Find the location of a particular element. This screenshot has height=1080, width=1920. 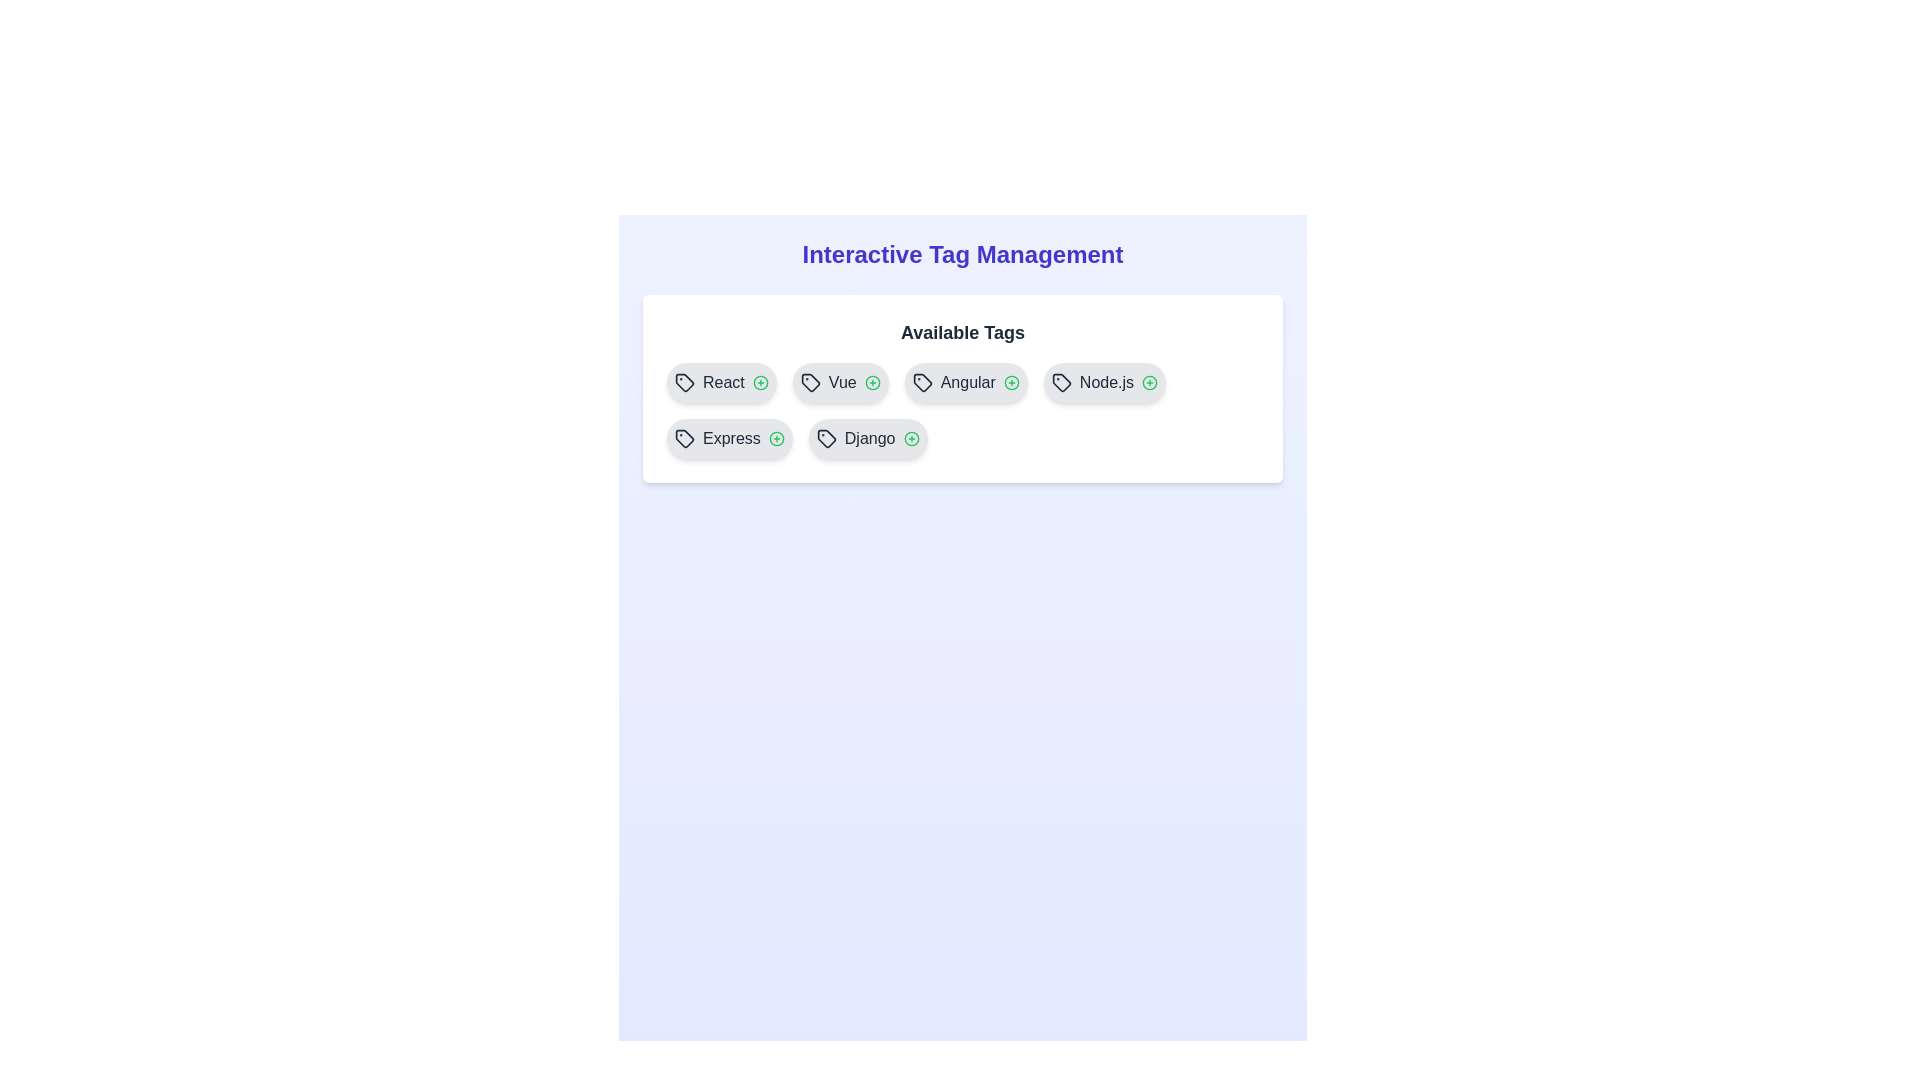

the SVG circle visual component that is part of an icon graphic indicating a functional component, such as add or enable, located centrally within the interactive tag component labeled with available tags is located at coordinates (910, 438).